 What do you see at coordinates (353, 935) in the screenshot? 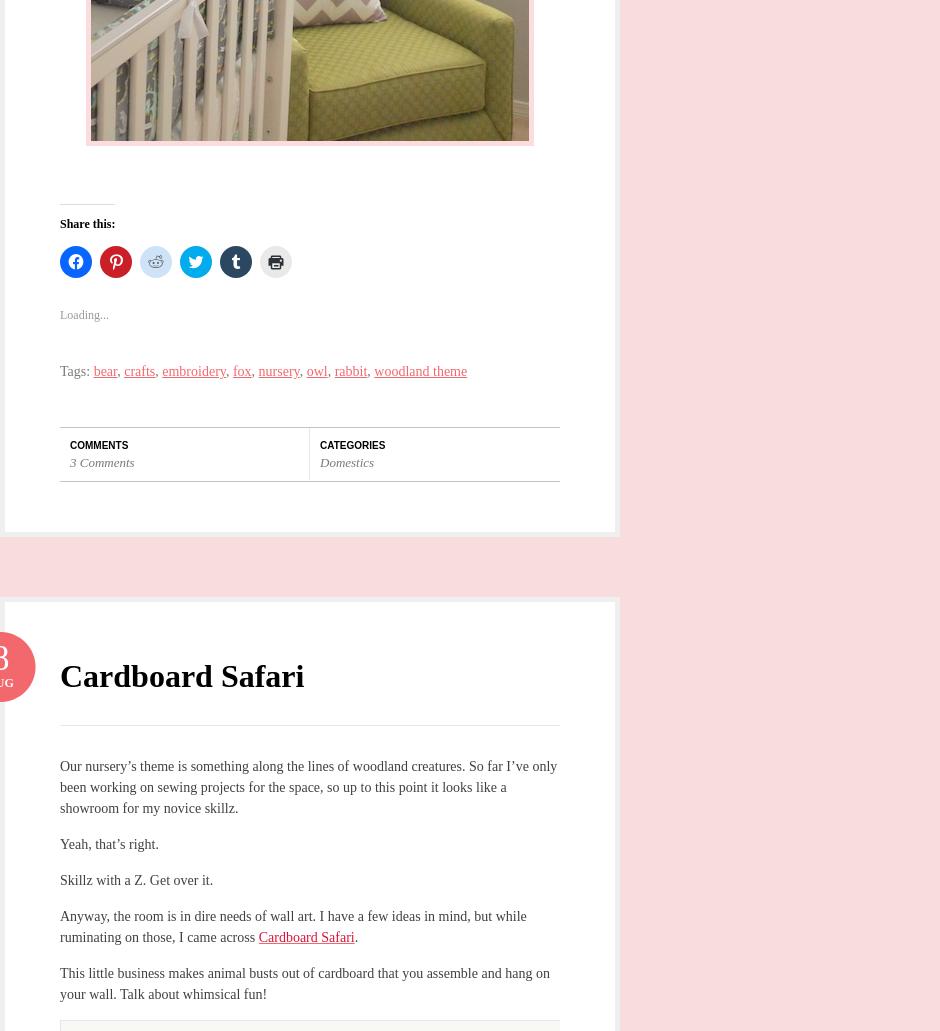
I see `'.'` at bounding box center [353, 935].